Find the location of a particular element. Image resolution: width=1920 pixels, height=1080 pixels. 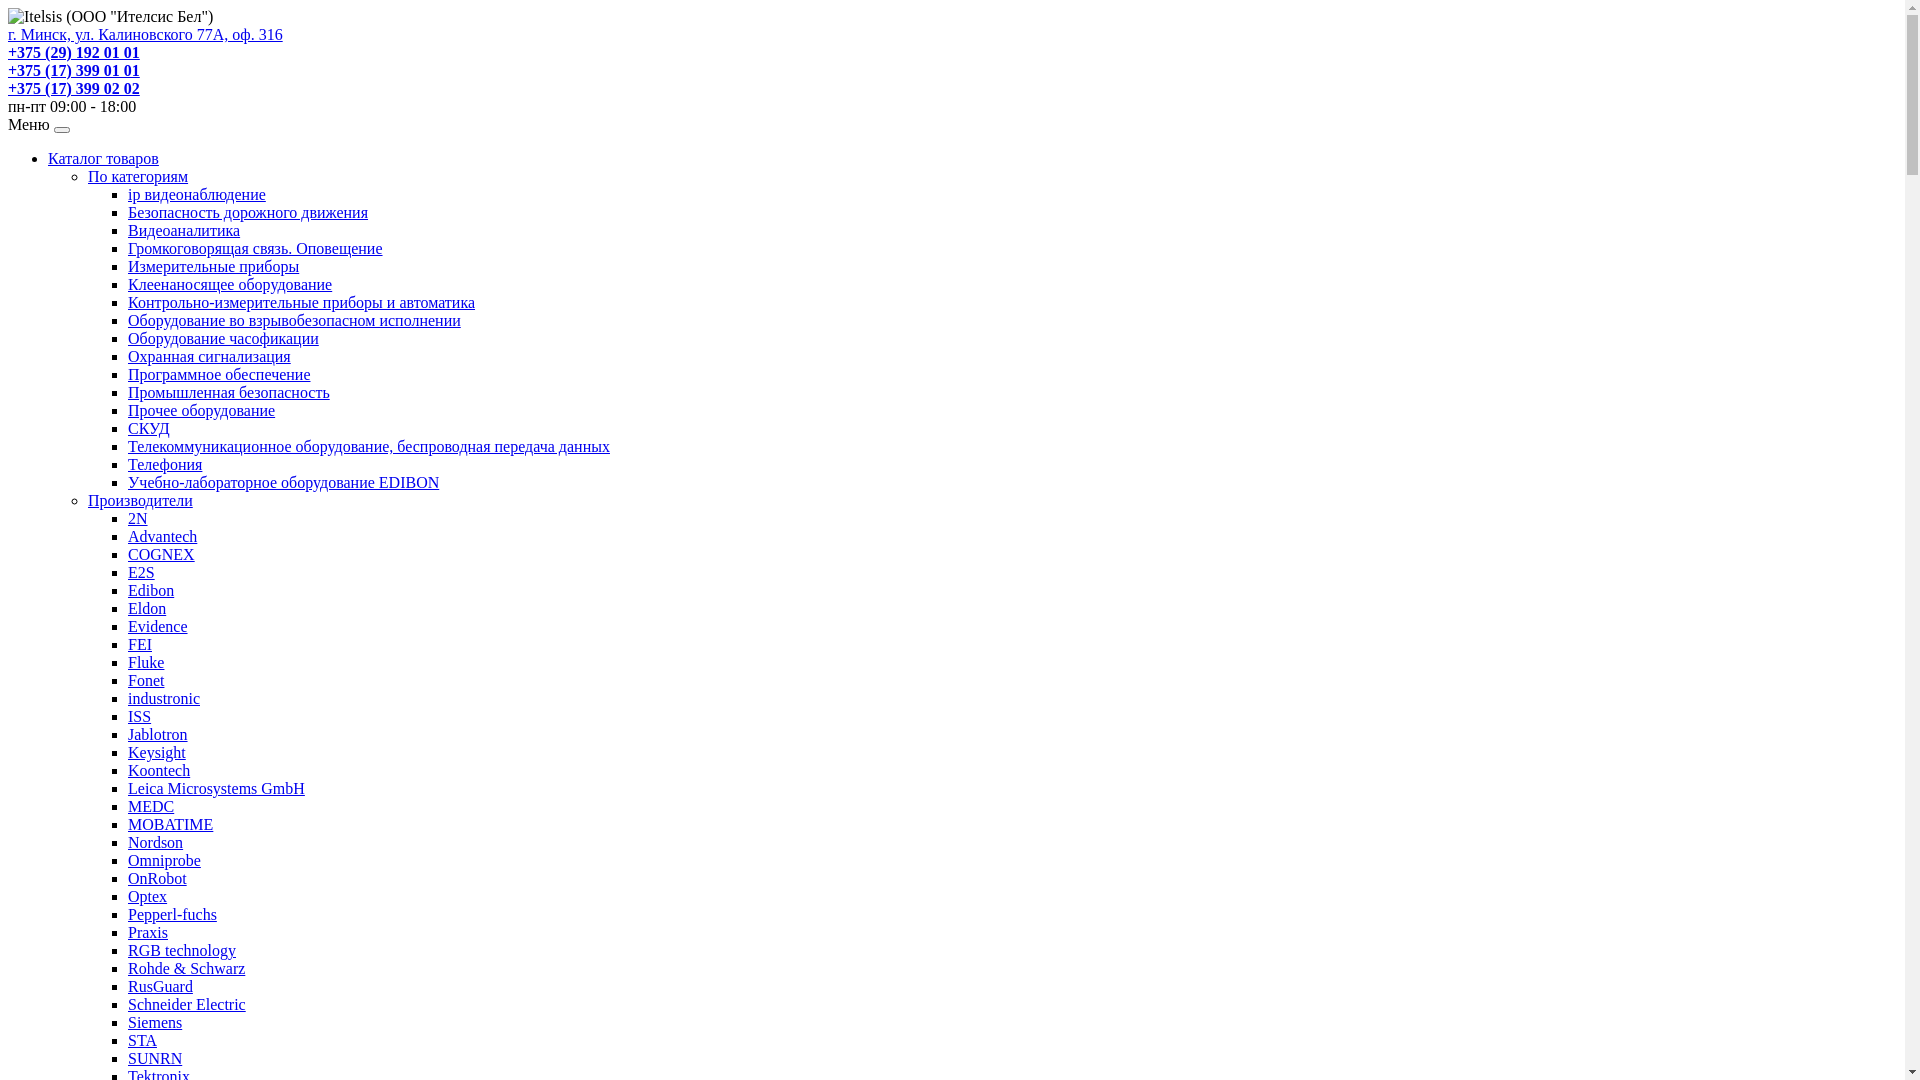

'Edibon' is located at coordinates (149, 589).